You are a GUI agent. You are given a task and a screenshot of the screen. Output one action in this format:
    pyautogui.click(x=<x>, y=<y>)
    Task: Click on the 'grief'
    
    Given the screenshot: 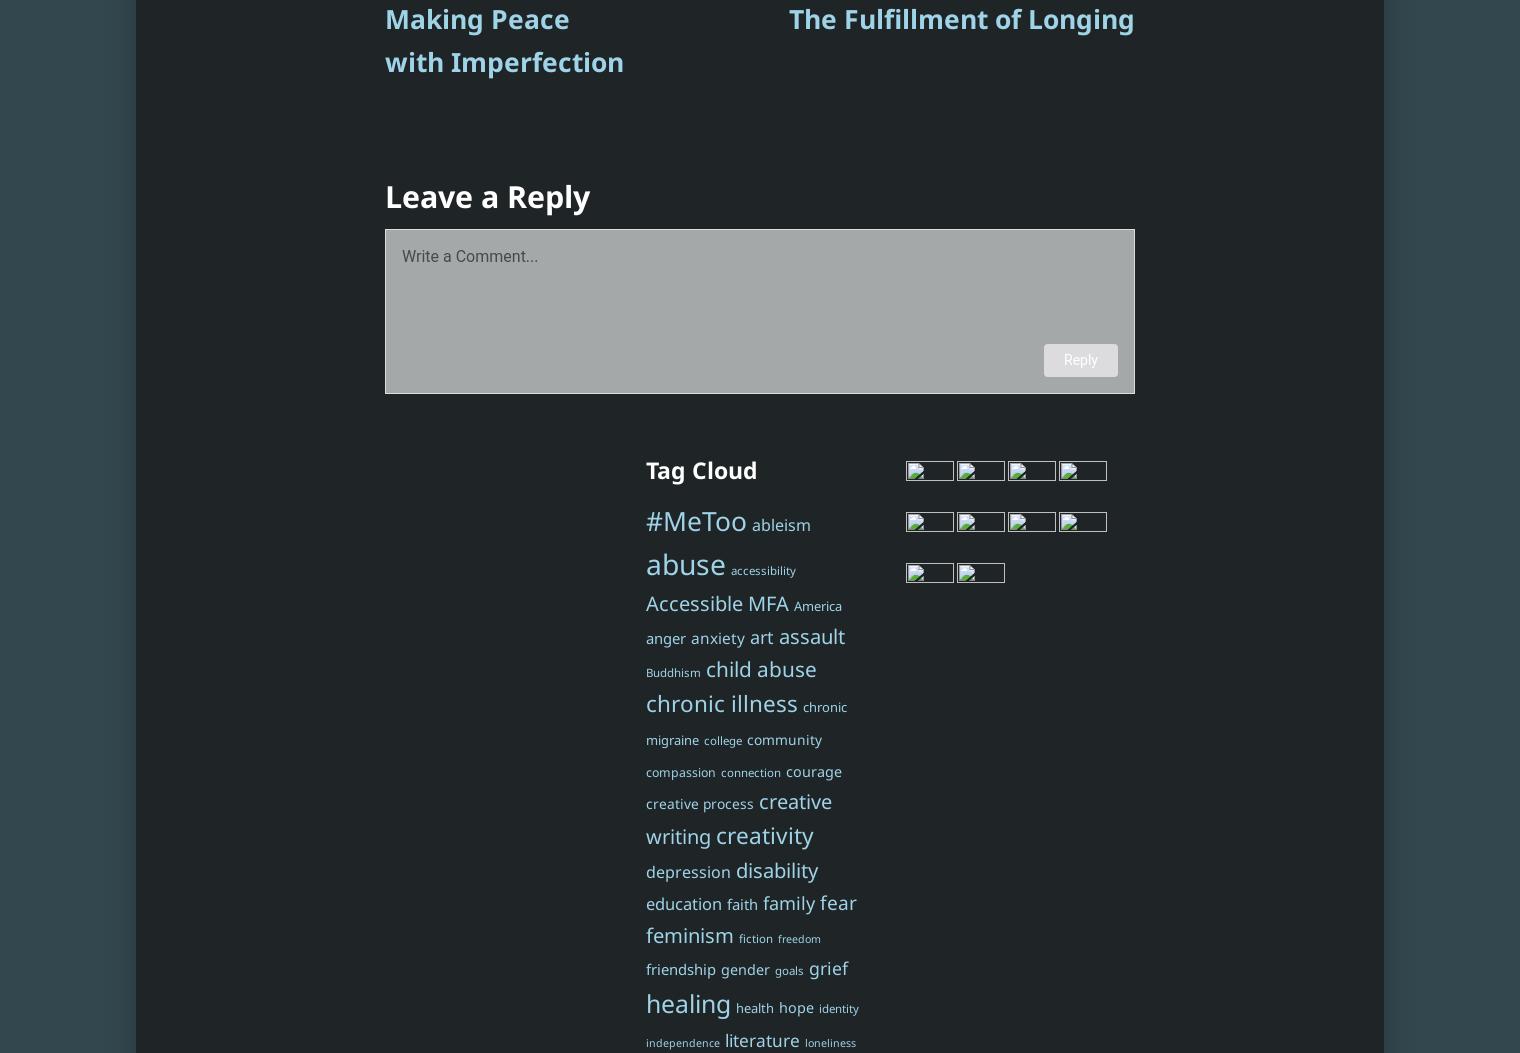 What is the action you would take?
    pyautogui.click(x=807, y=968)
    